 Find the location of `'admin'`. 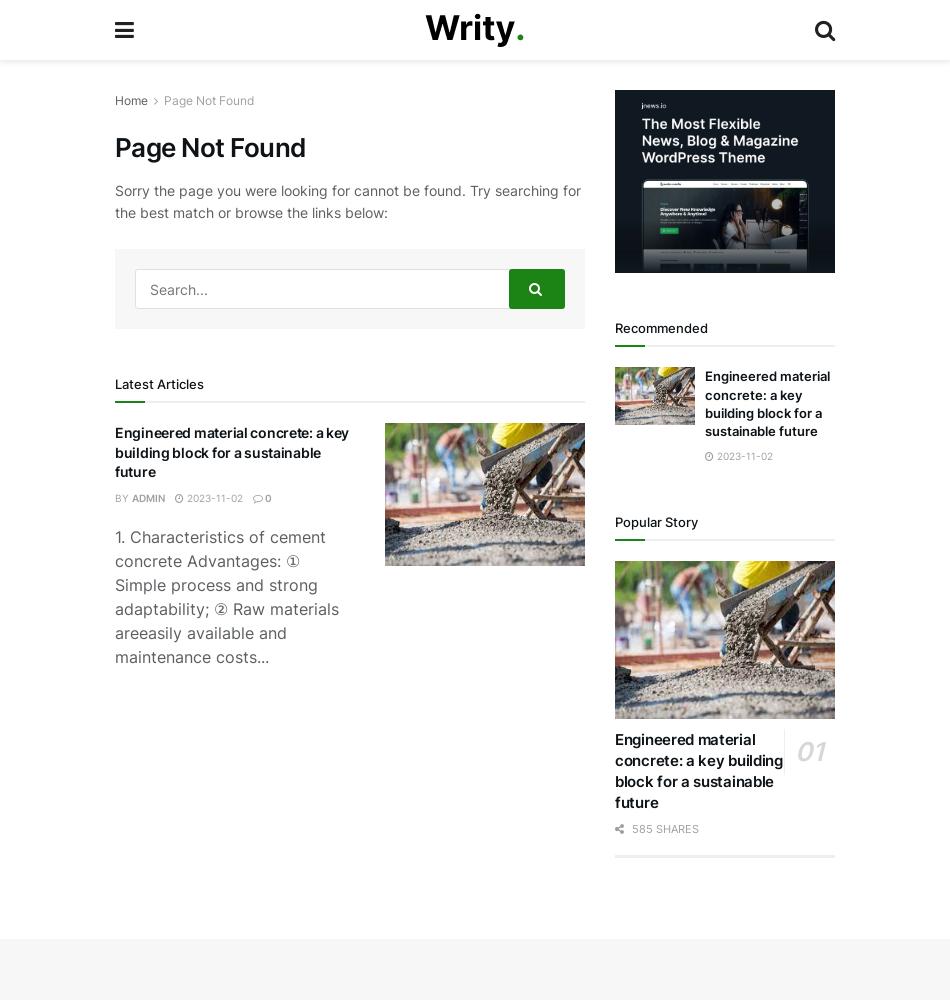

'admin' is located at coordinates (148, 496).